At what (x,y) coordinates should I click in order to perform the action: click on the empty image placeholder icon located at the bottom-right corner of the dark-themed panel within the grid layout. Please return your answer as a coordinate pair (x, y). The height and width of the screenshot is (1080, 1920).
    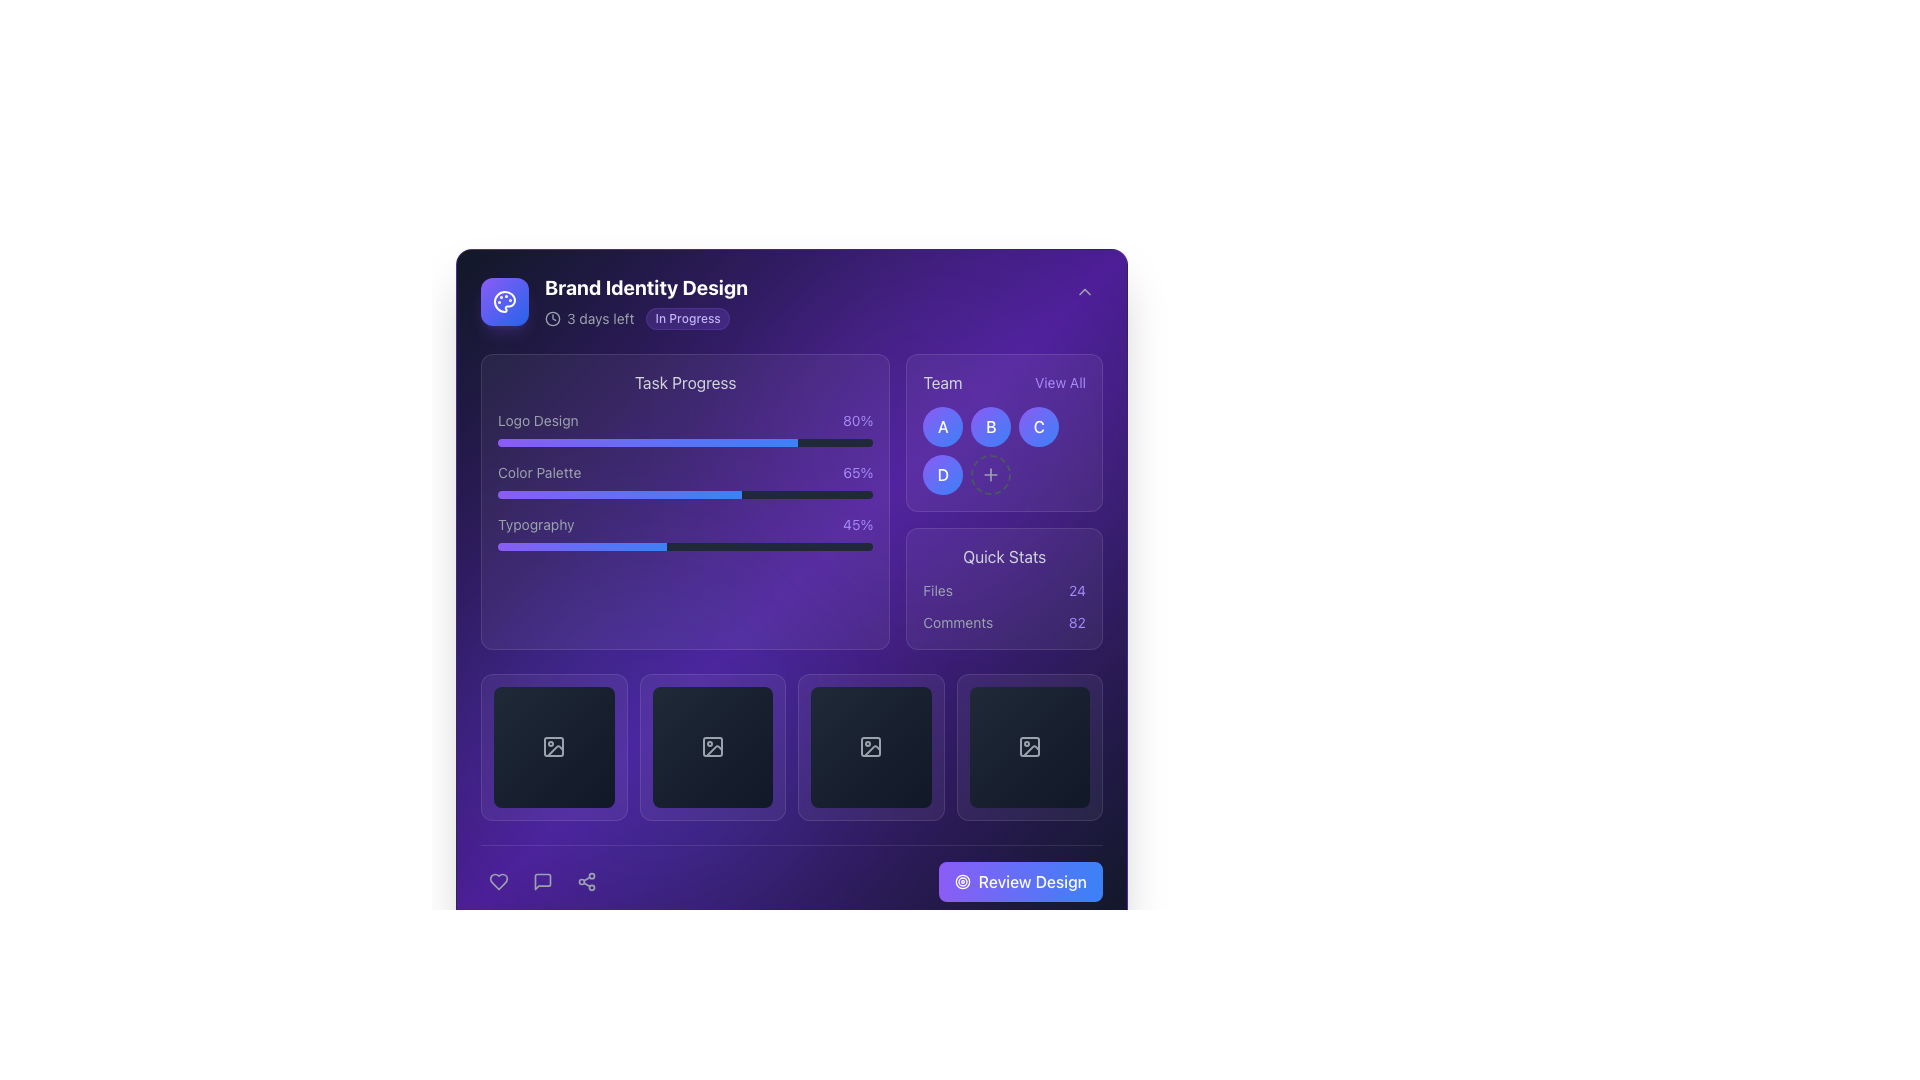
    Looking at the image, I should click on (1029, 747).